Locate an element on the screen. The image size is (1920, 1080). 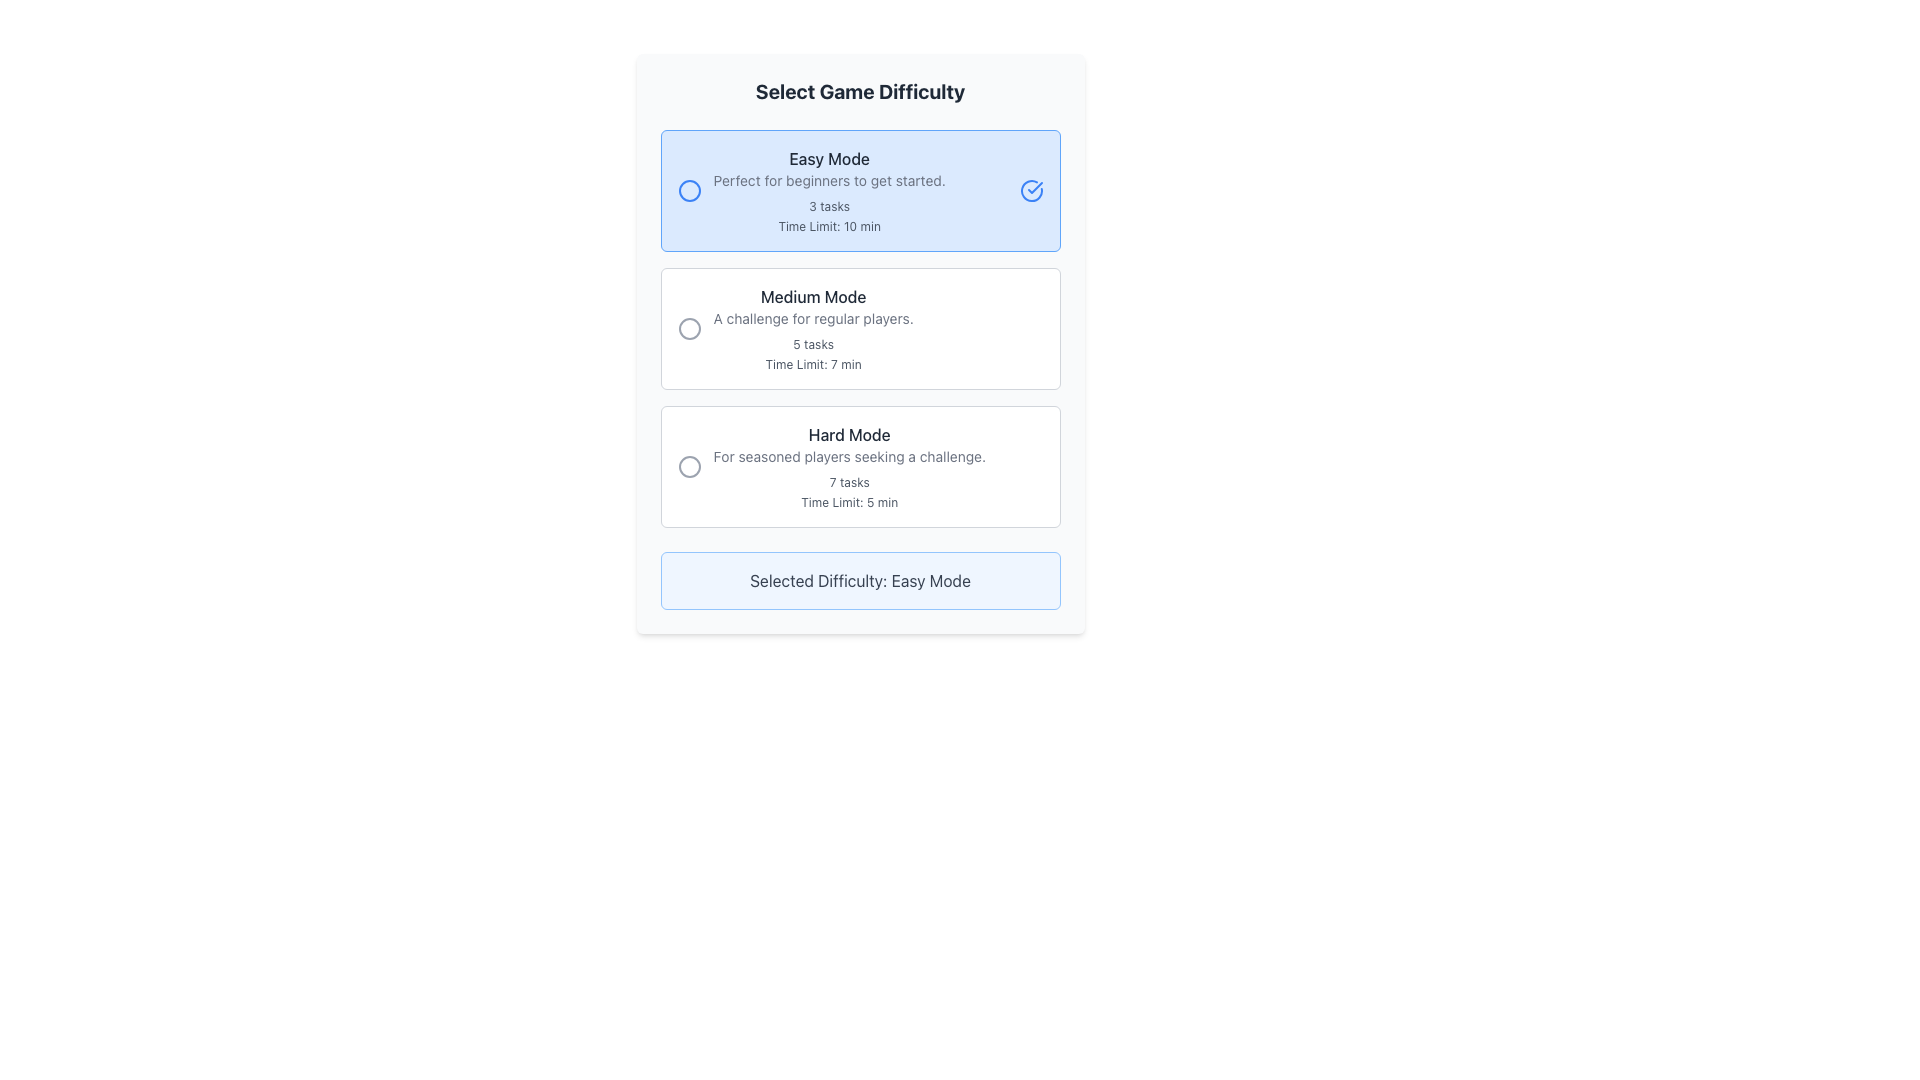
the text label displaying '5 tasks' and 'Time Limit: 7 min', located below the 'Medium Mode' title in the middle panel of options is located at coordinates (813, 353).